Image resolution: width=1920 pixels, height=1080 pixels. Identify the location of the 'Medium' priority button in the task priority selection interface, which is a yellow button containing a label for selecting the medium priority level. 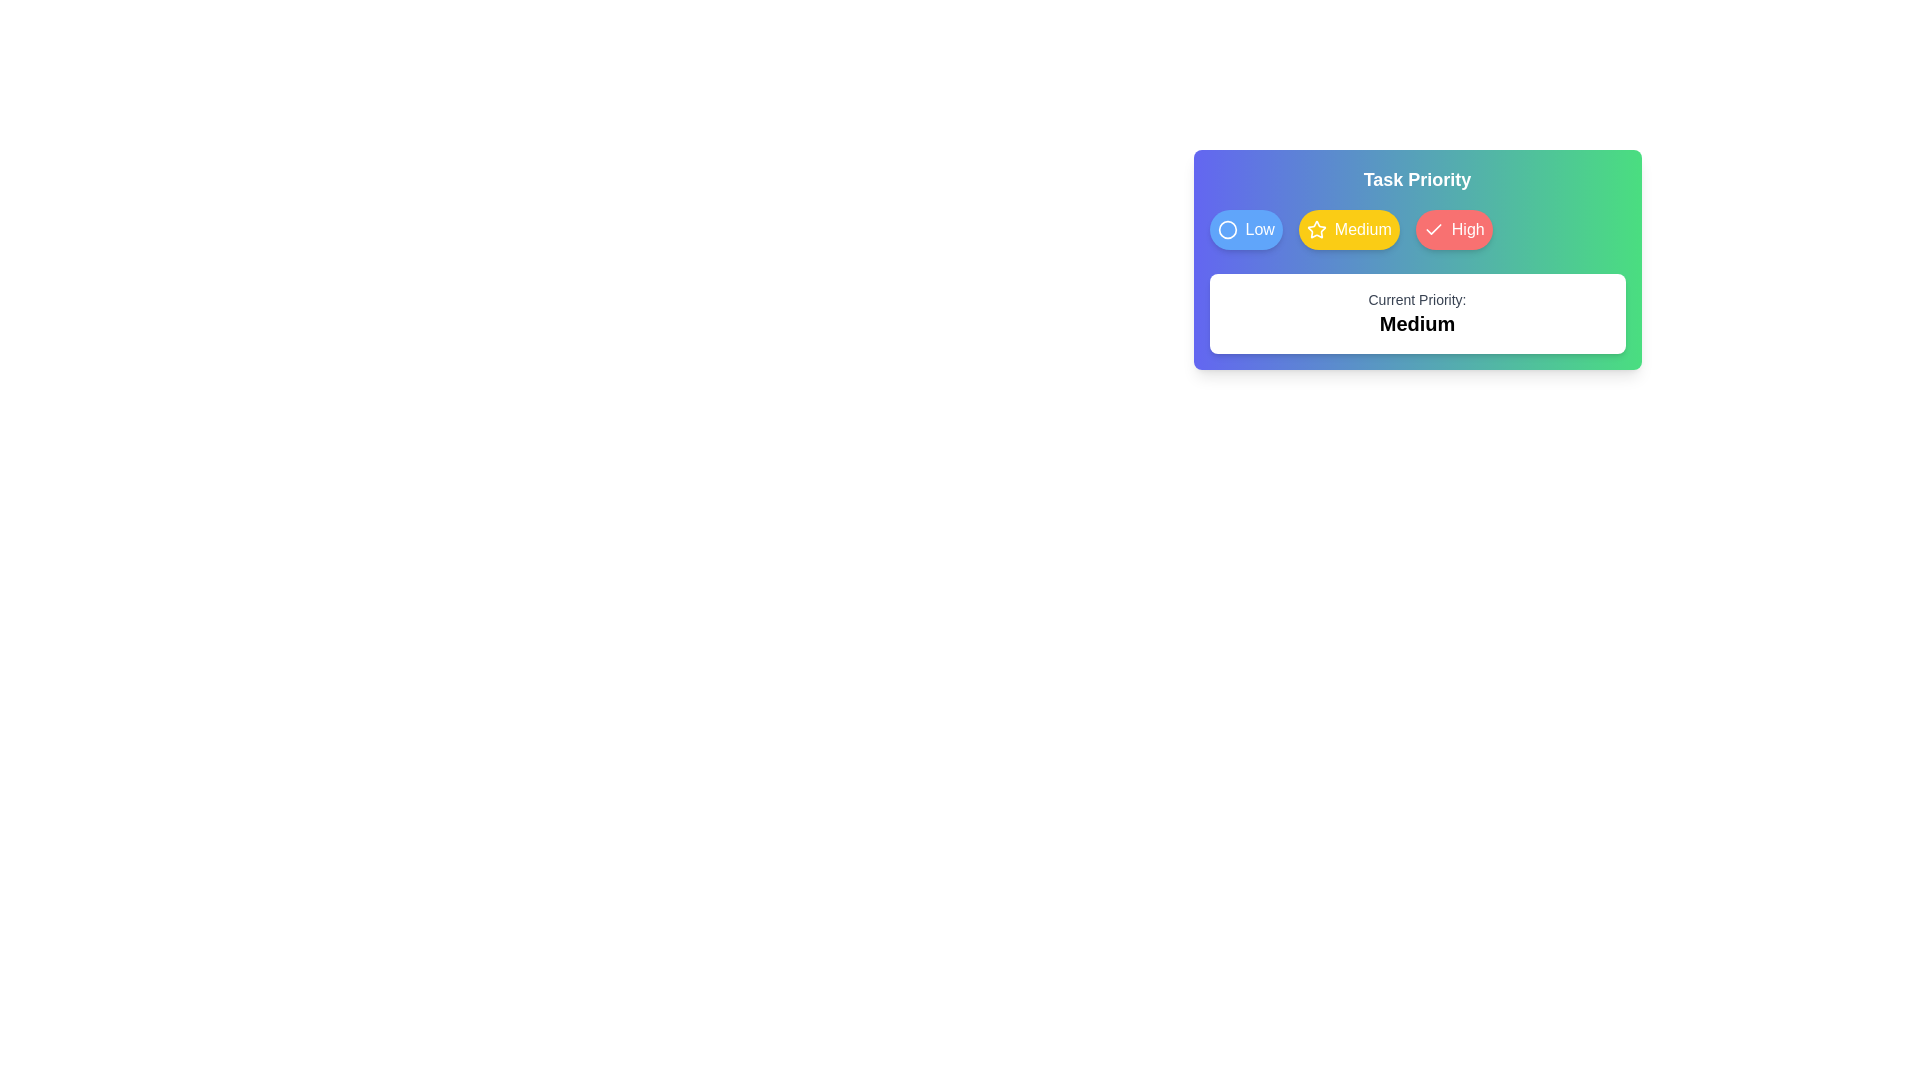
(1362, 229).